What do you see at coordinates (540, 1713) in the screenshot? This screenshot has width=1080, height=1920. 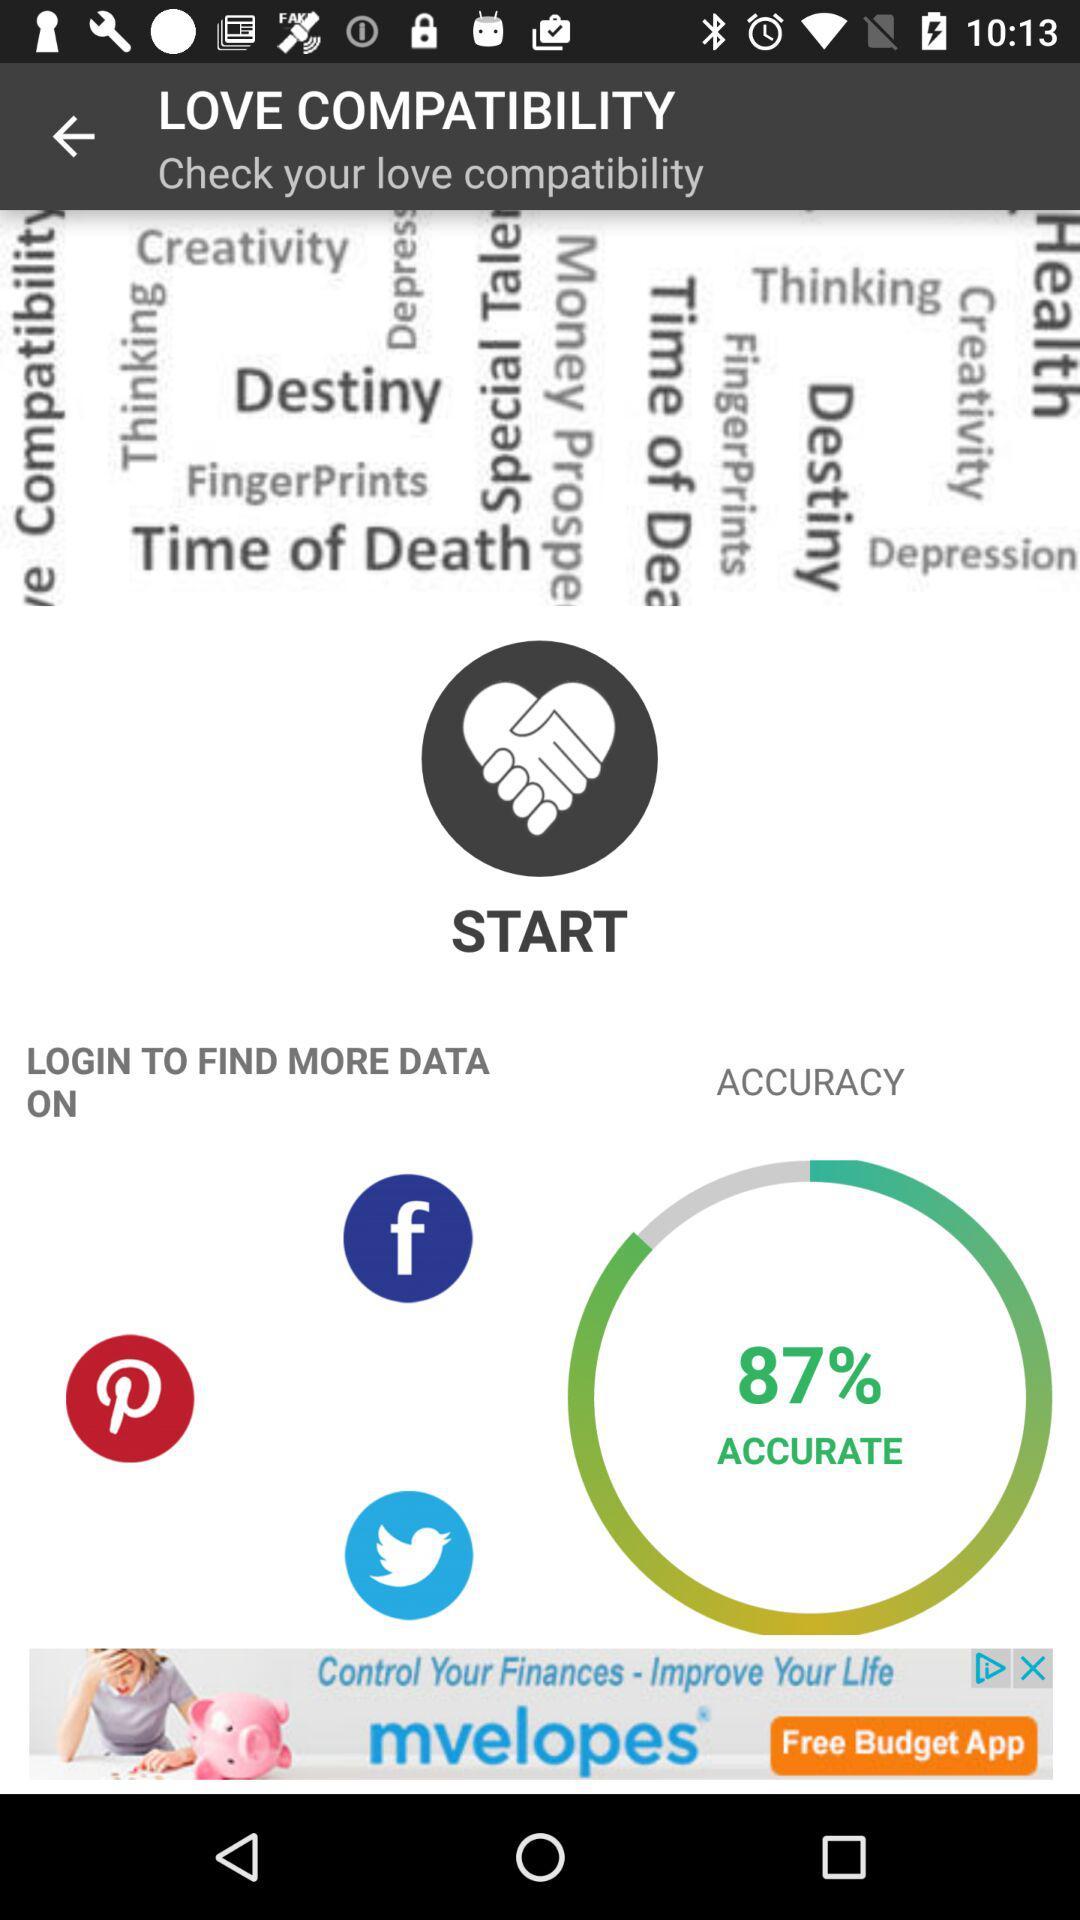 I see `advertisements image` at bounding box center [540, 1713].